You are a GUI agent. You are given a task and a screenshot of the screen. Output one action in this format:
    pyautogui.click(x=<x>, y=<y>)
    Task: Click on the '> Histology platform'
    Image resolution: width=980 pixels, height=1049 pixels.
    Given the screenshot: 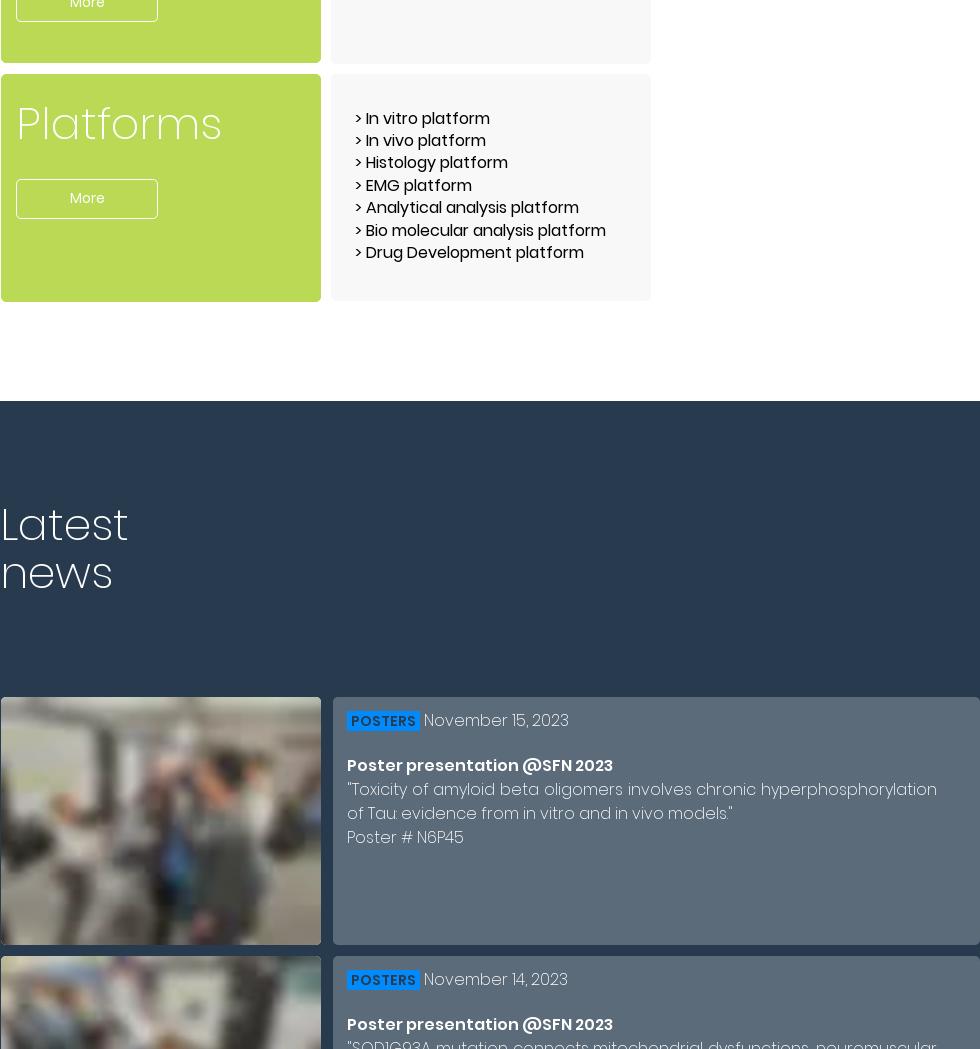 What is the action you would take?
    pyautogui.click(x=431, y=161)
    